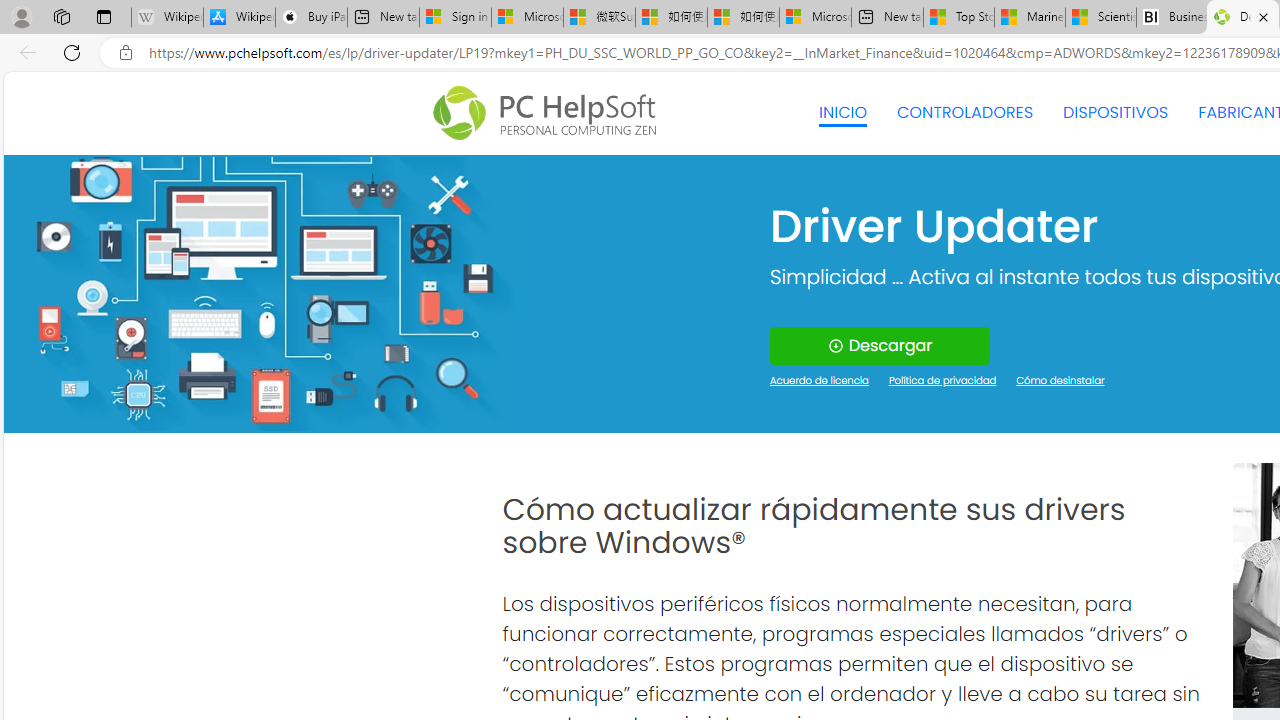  What do you see at coordinates (551, 113) in the screenshot?
I see `'Logo Personal Computing'` at bounding box center [551, 113].